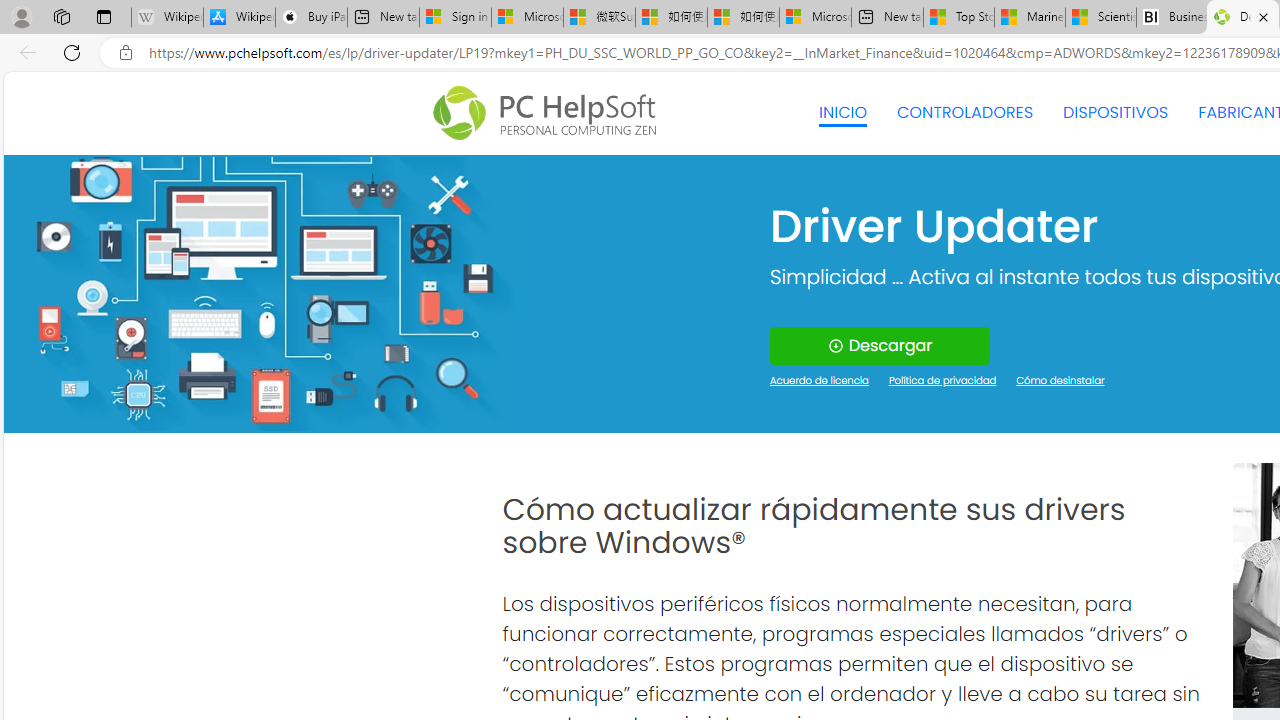  What do you see at coordinates (551, 113) in the screenshot?
I see `'Logo Personal Computing'` at bounding box center [551, 113].